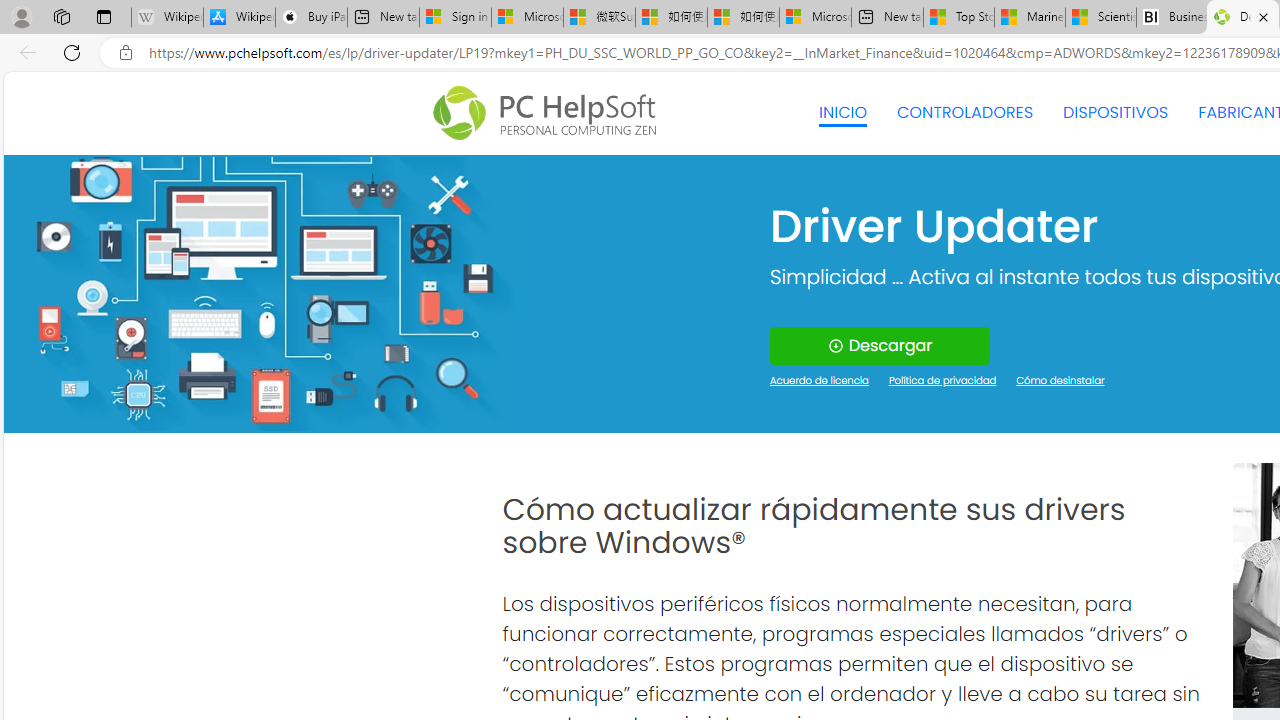  What do you see at coordinates (551, 113) in the screenshot?
I see `'Logo Personal Computing'` at bounding box center [551, 113].